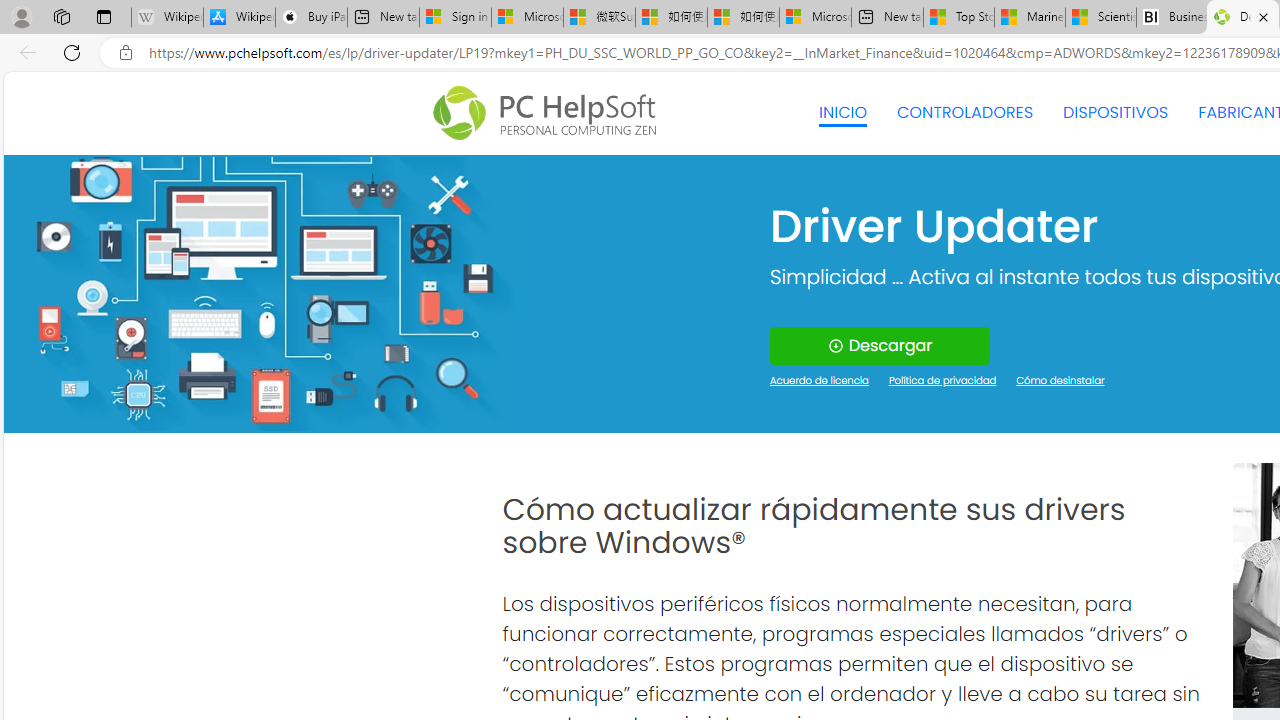  What do you see at coordinates (551, 113) in the screenshot?
I see `'Logo Personal Computing'` at bounding box center [551, 113].